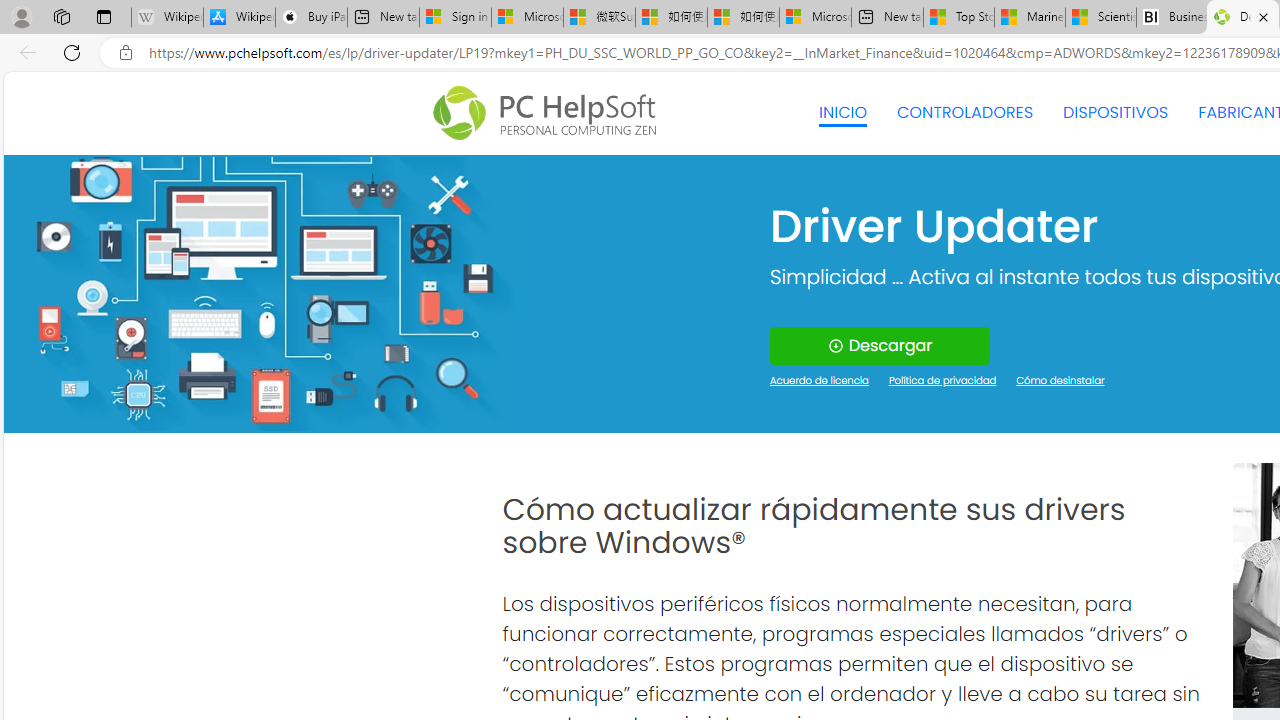  What do you see at coordinates (551, 113) in the screenshot?
I see `'Logo Personal Computing'` at bounding box center [551, 113].